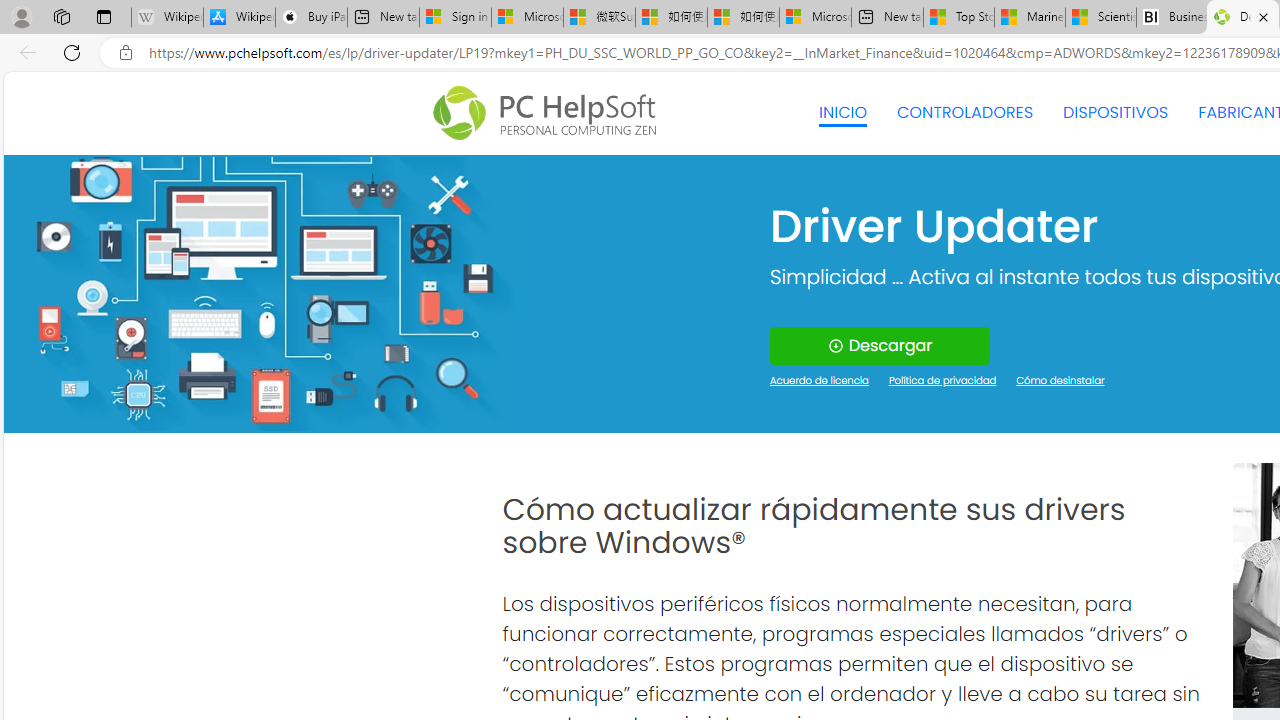  What do you see at coordinates (551, 113) in the screenshot?
I see `'Logo Personal Computing'` at bounding box center [551, 113].